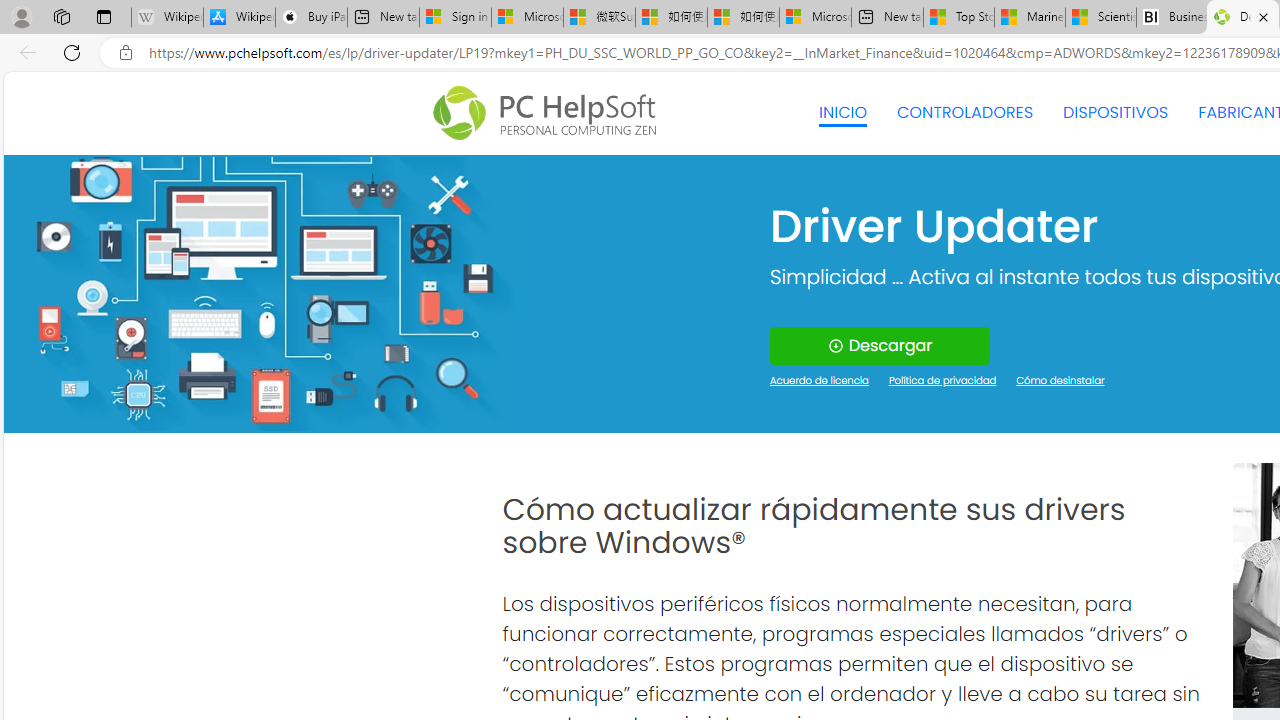  What do you see at coordinates (551, 113) in the screenshot?
I see `'Logo Personal Computing'` at bounding box center [551, 113].